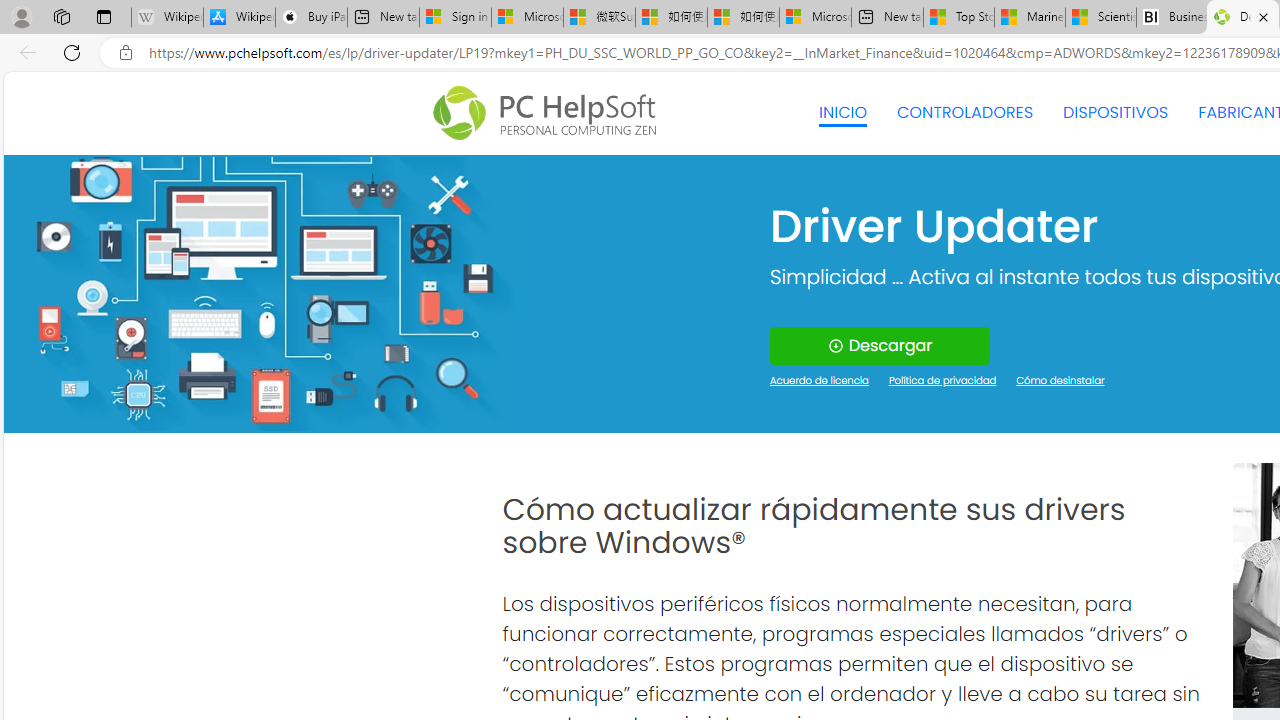  What do you see at coordinates (551, 113) in the screenshot?
I see `'Logo Personal Computing'` at bounding box center [551, 113].